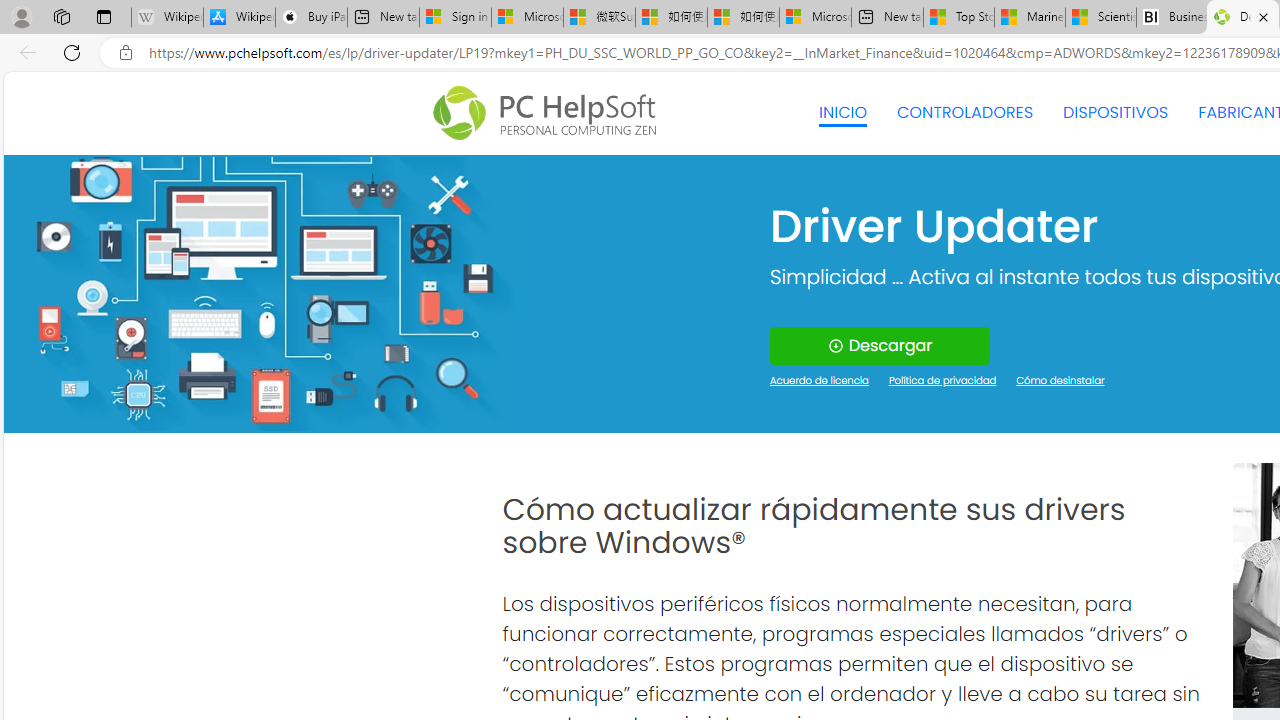  What do you see at coordinates (551, 113) in the screenshot?
I see `'Logo Personal Computing'` at bounding box center [551, 113].